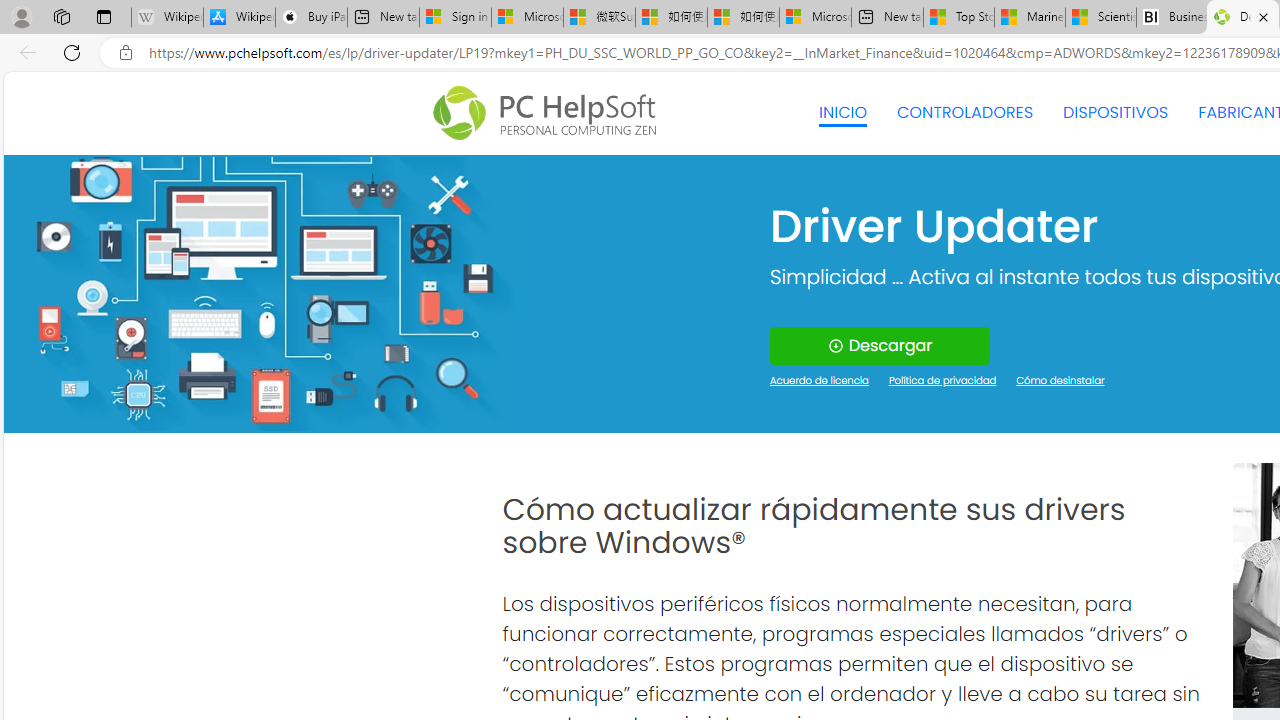  What do you see at coordinates (551, 113) in the screenshot?
I see `'Logo Personal Computing'` at bounding box center [551, 113].